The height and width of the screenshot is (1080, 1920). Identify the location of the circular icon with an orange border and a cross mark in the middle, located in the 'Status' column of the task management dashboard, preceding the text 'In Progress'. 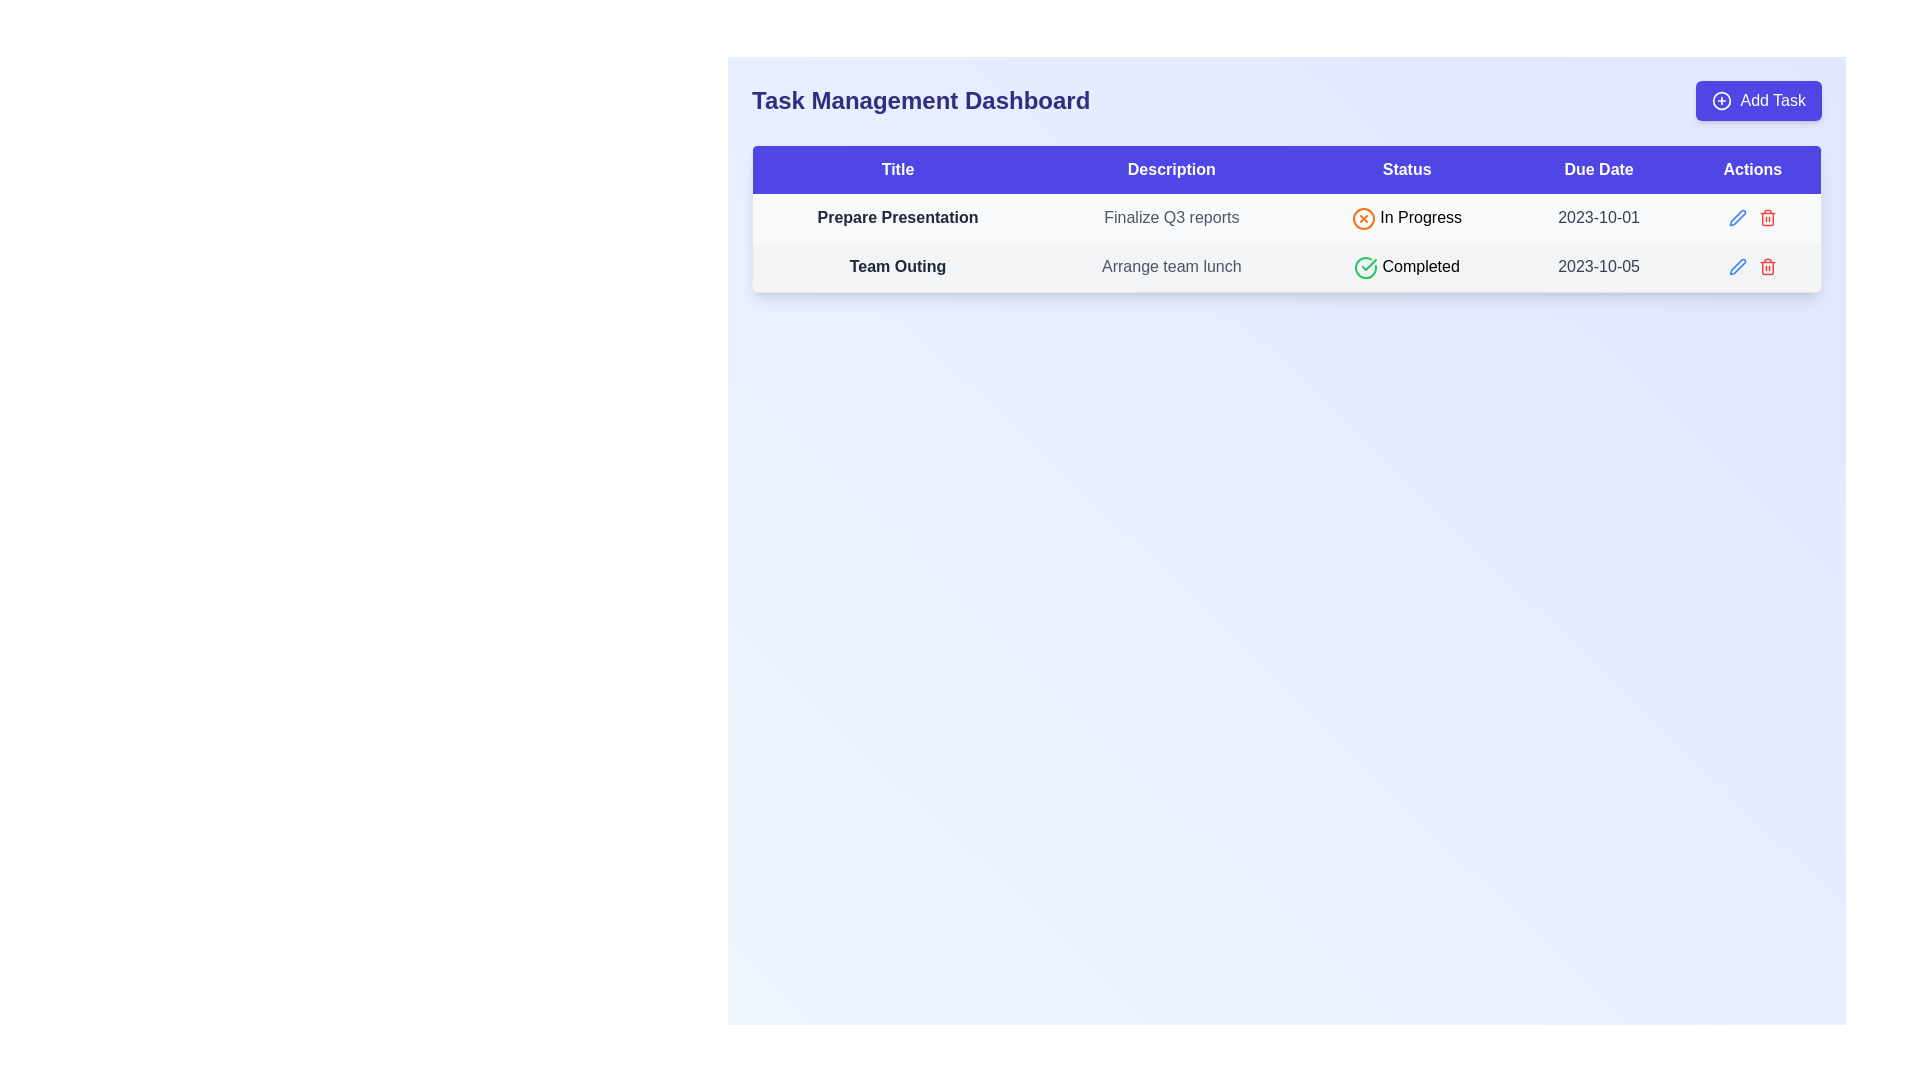
(1363, 218).